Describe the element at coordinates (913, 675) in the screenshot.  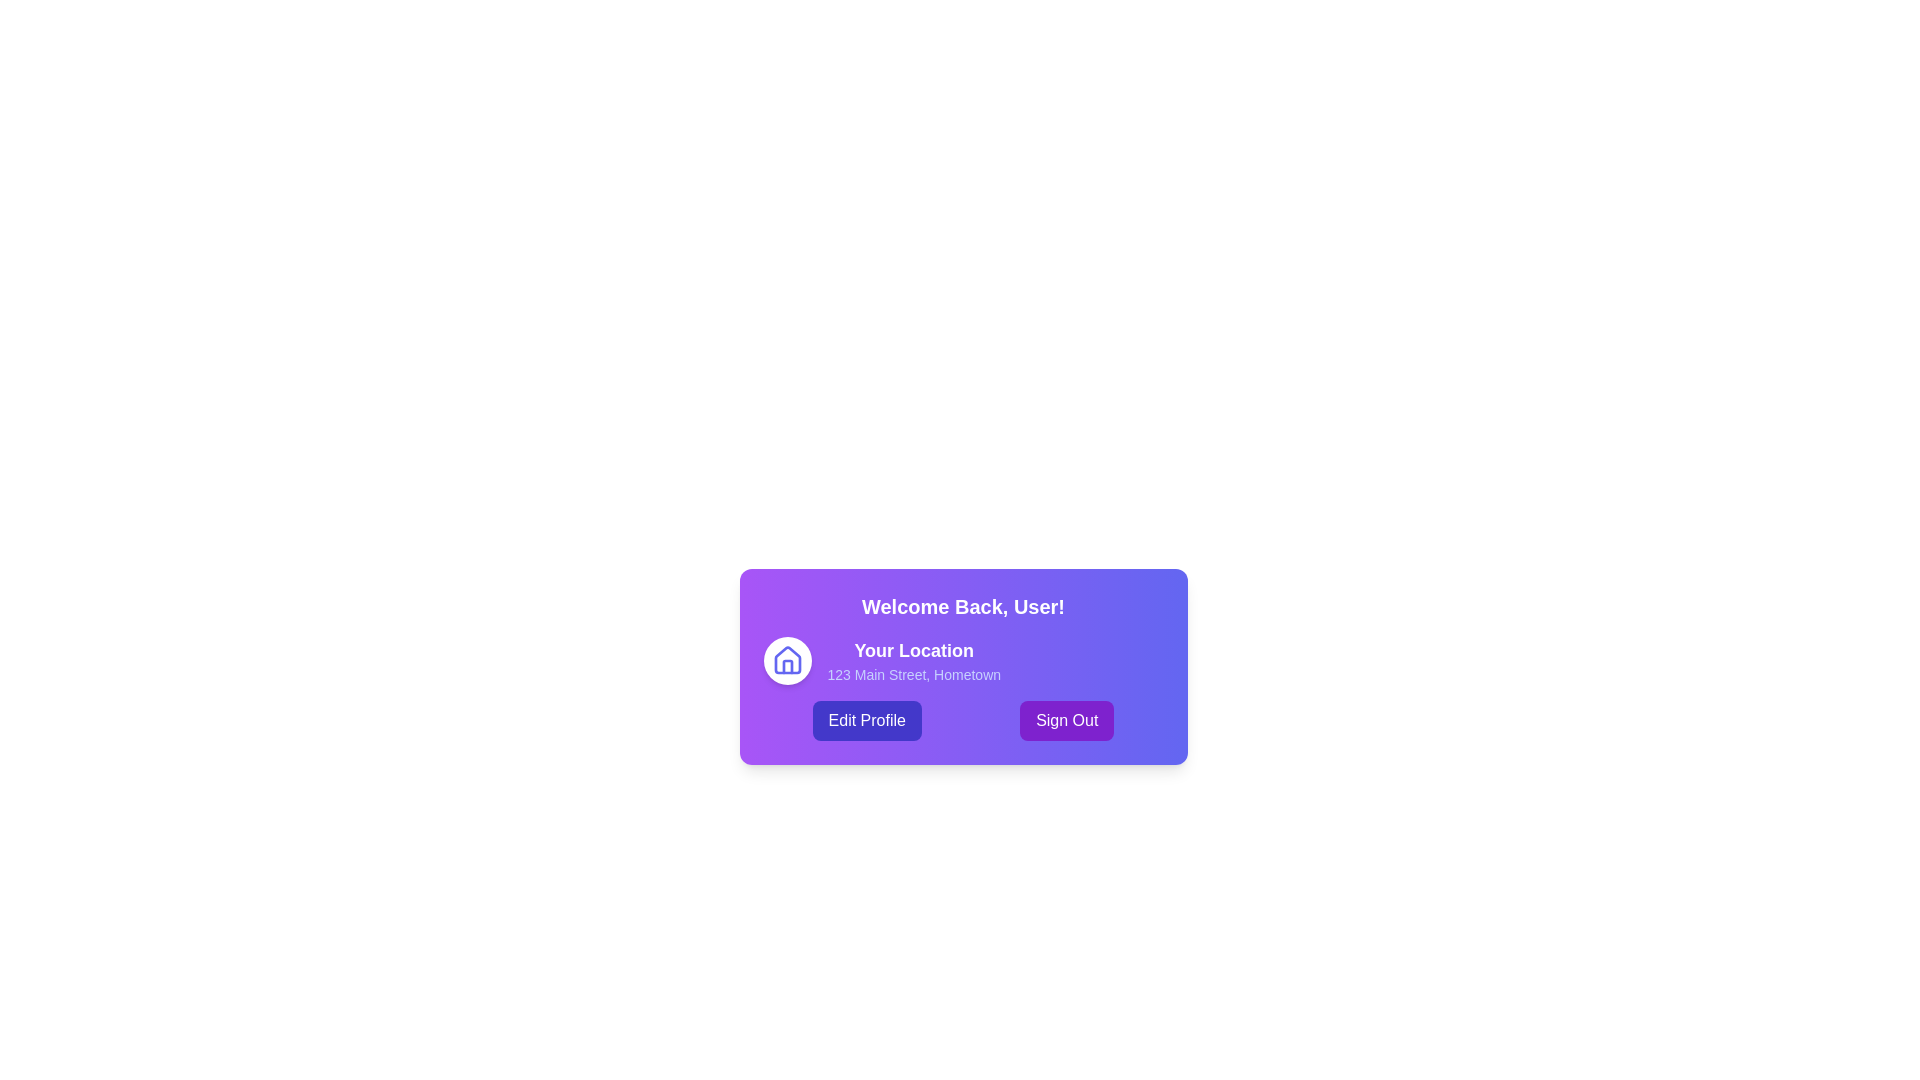
I see `the text element displaying '123 Main Street, Hometown' which is styled in indigo and located within a gradient-colored card layout, positioned below the header 'Your Location'` at that location.